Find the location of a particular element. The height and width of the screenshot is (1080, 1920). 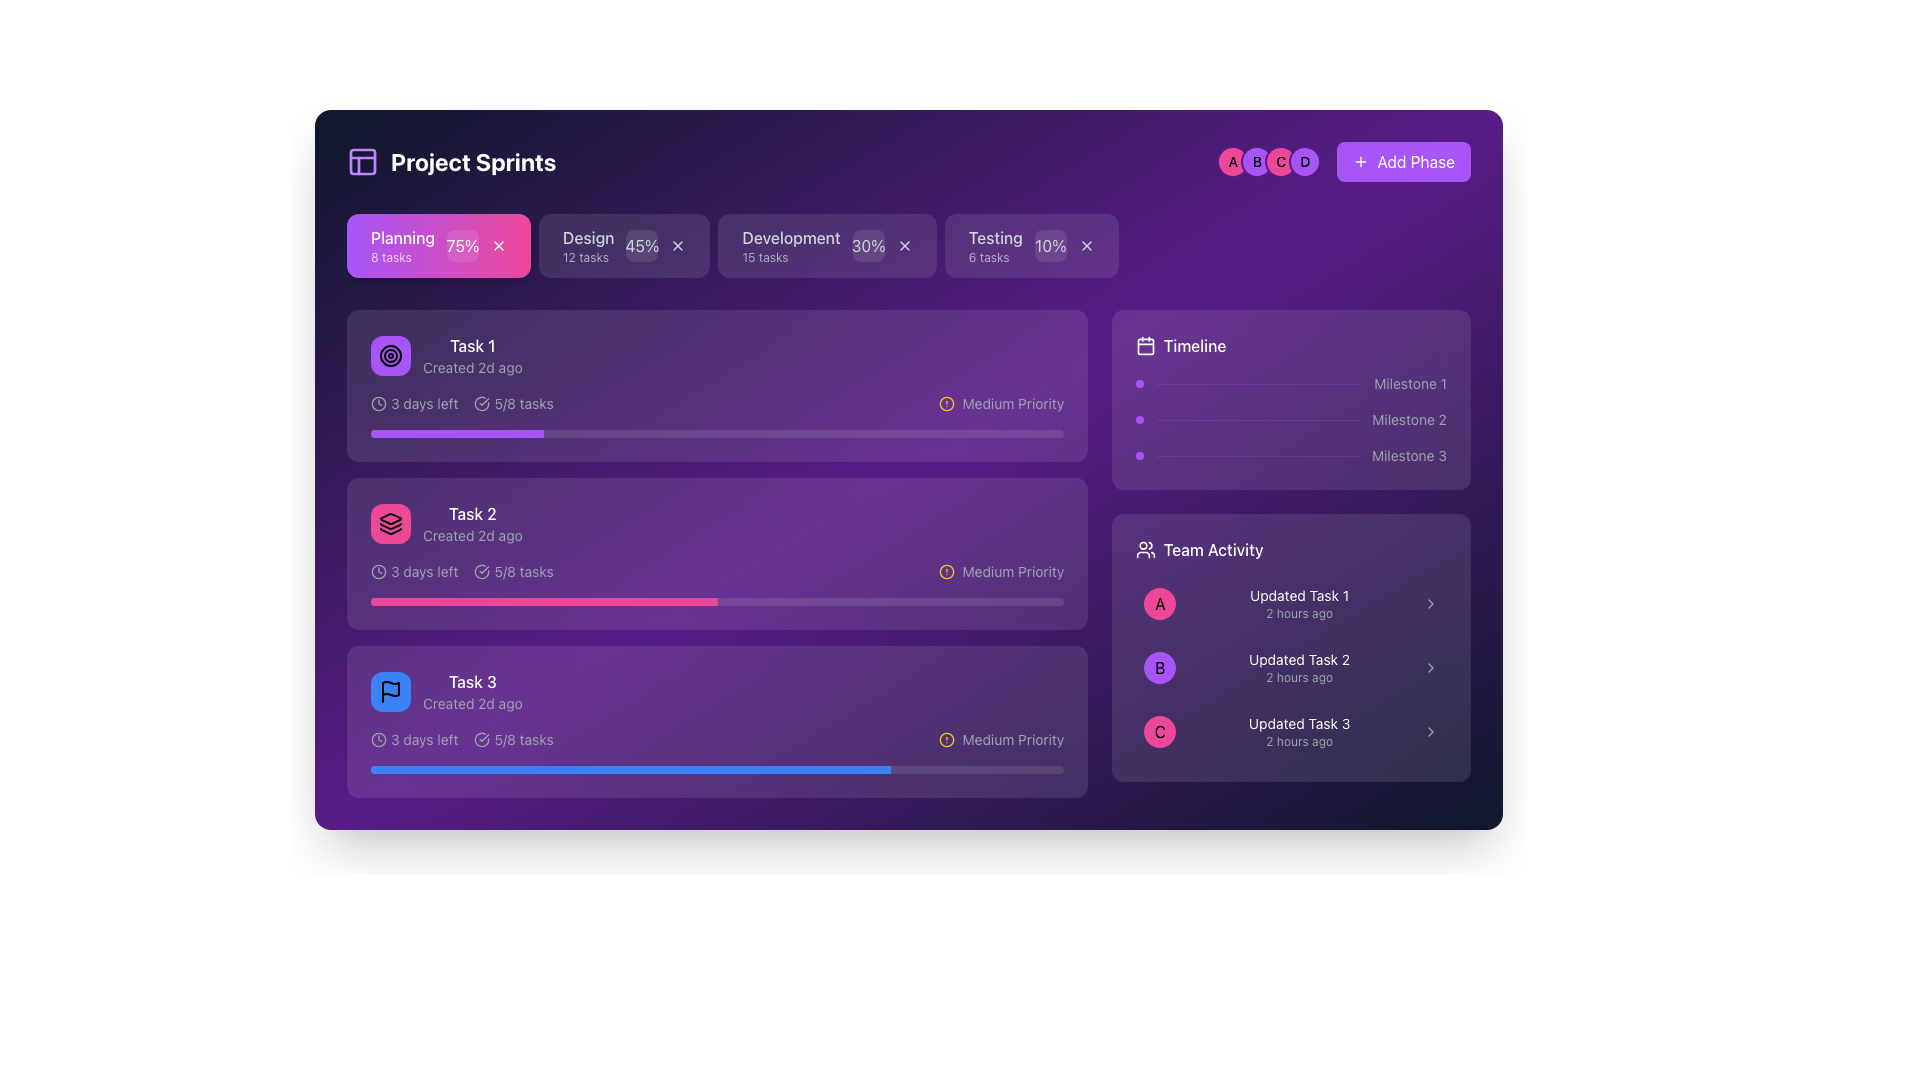

text label displaying '2 hours ago' located below the 'Updated Task 2' label in the 'Team Activity' section is located at coordinates (1299, 677).